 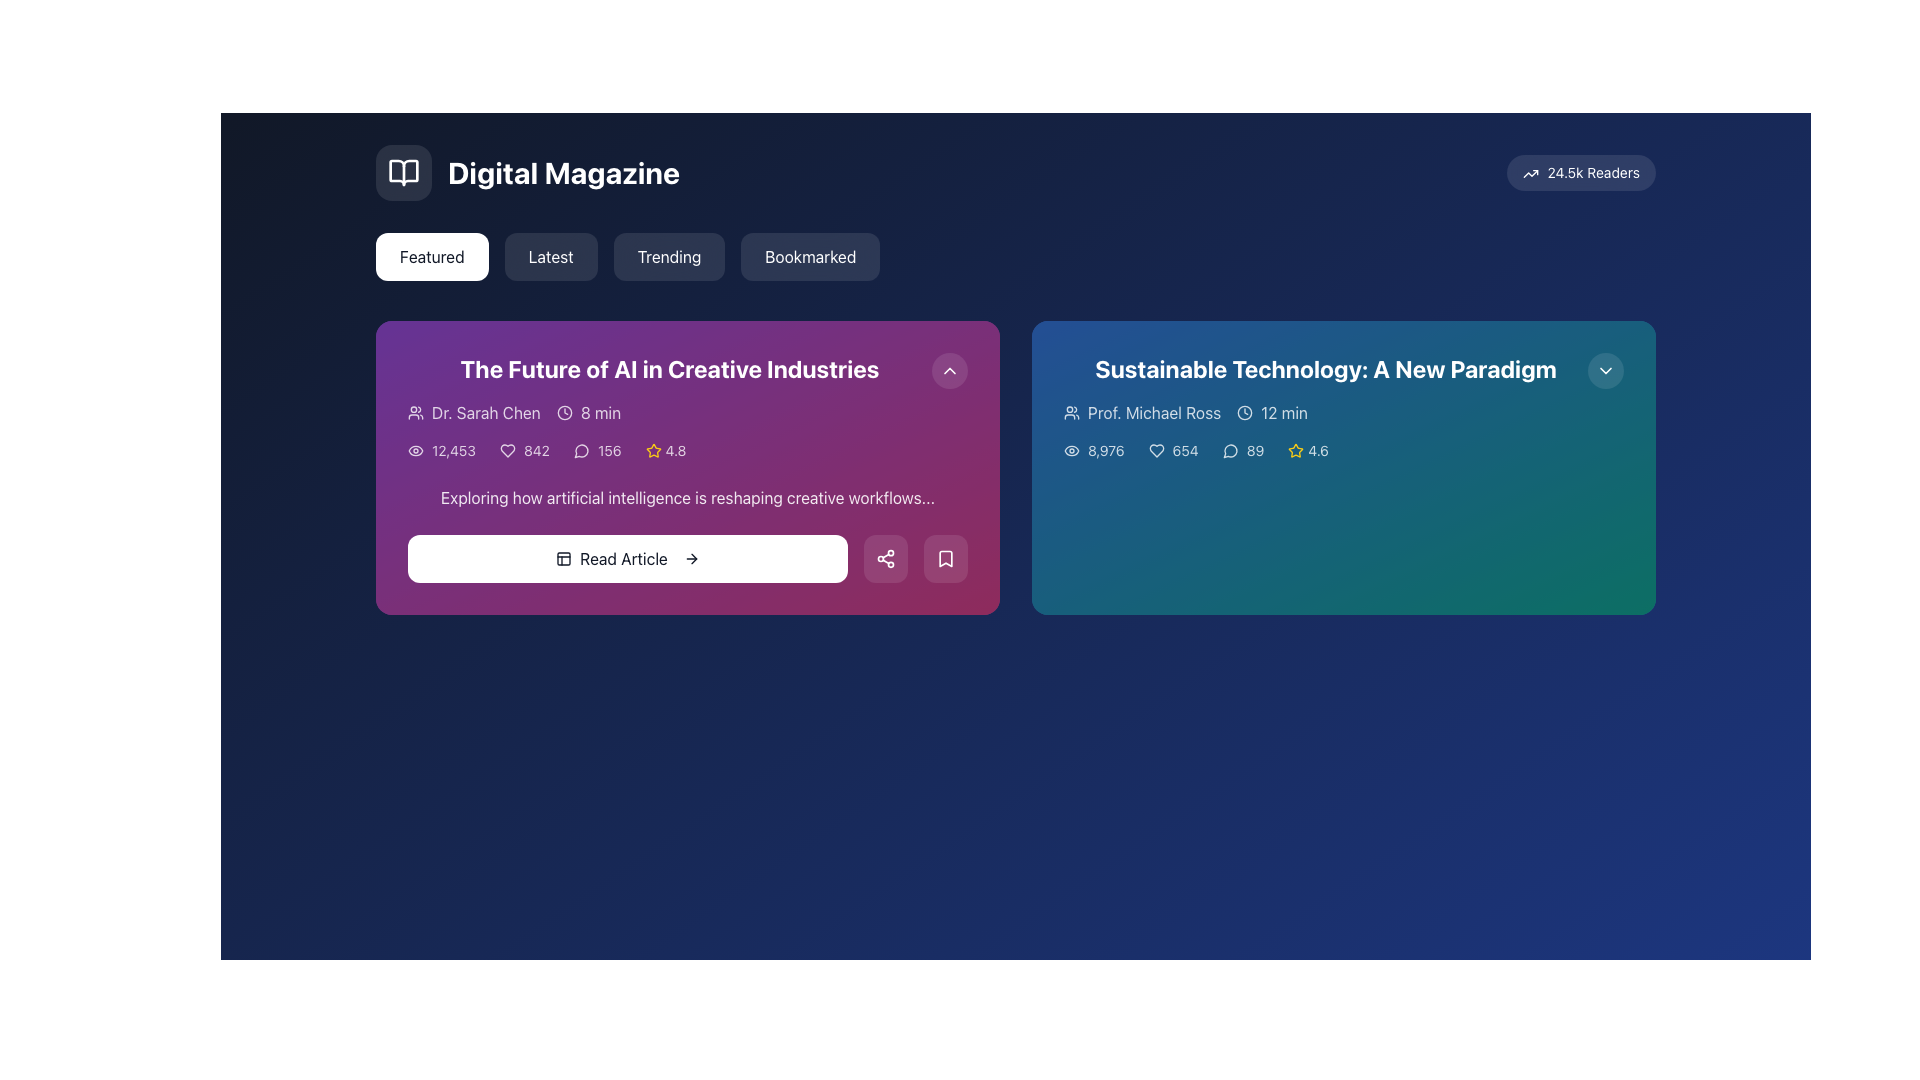 I want to click on the right-facing arrow icon, which is styled as an SVG graphic with thin black lines, located on the rightmost side of the 'Read Article' button within the purple card titled 'The Future of AI in Creative Industries.', so click(x=691, y=559).